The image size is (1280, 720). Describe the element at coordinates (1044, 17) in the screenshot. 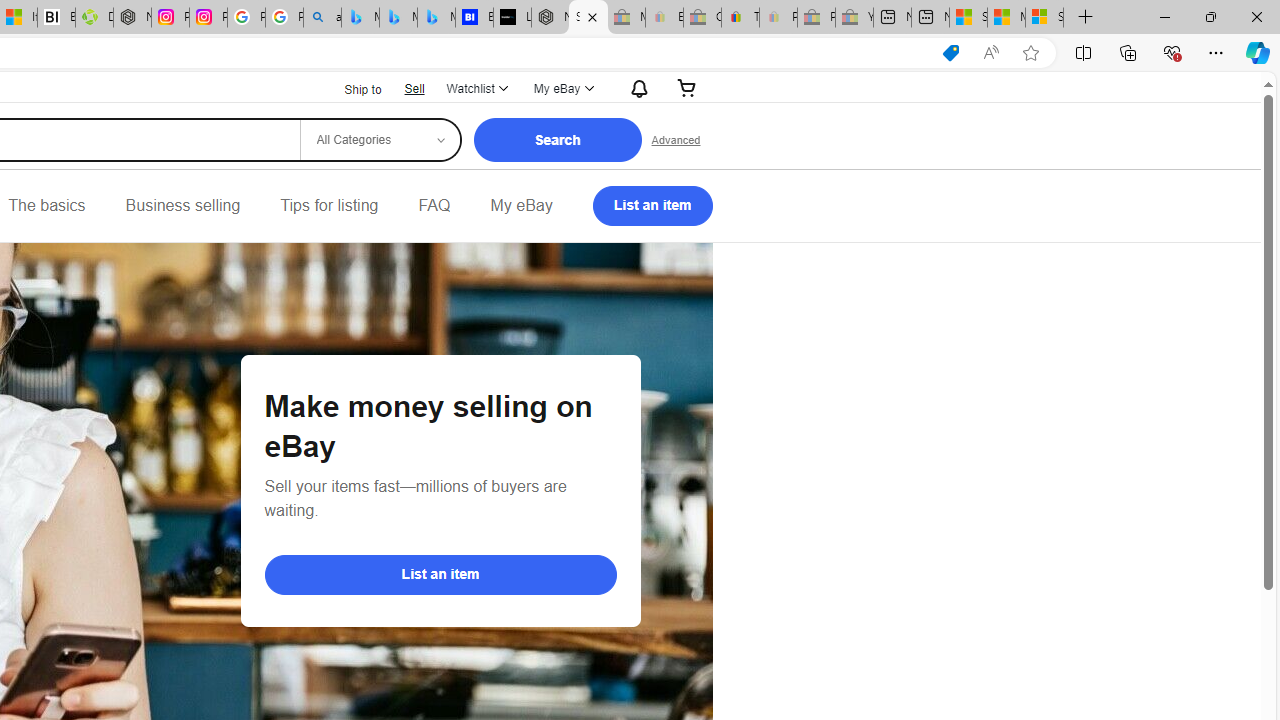

I see `'Sign in to your Microsoft account'` at that location.